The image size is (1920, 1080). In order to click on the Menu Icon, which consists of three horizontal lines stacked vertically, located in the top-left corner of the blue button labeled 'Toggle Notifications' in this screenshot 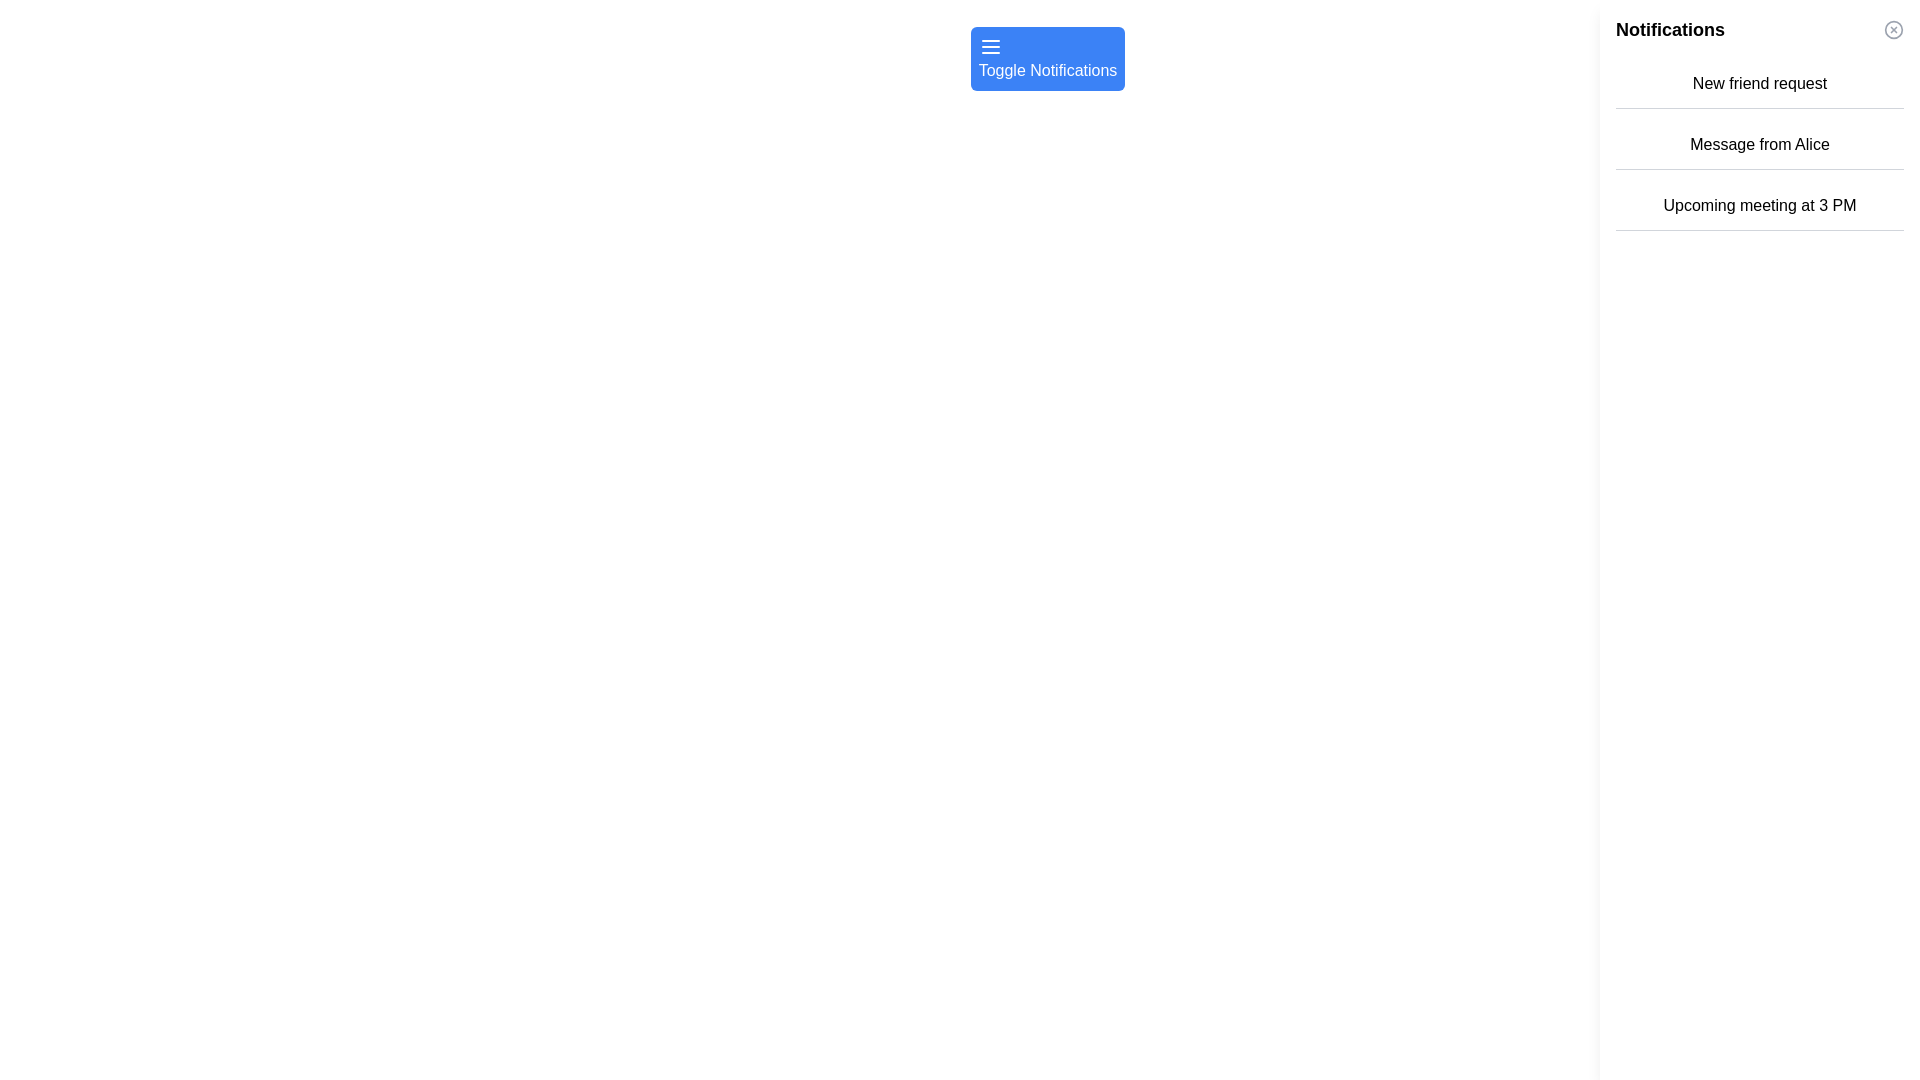, I will do `click(990, 45)`.